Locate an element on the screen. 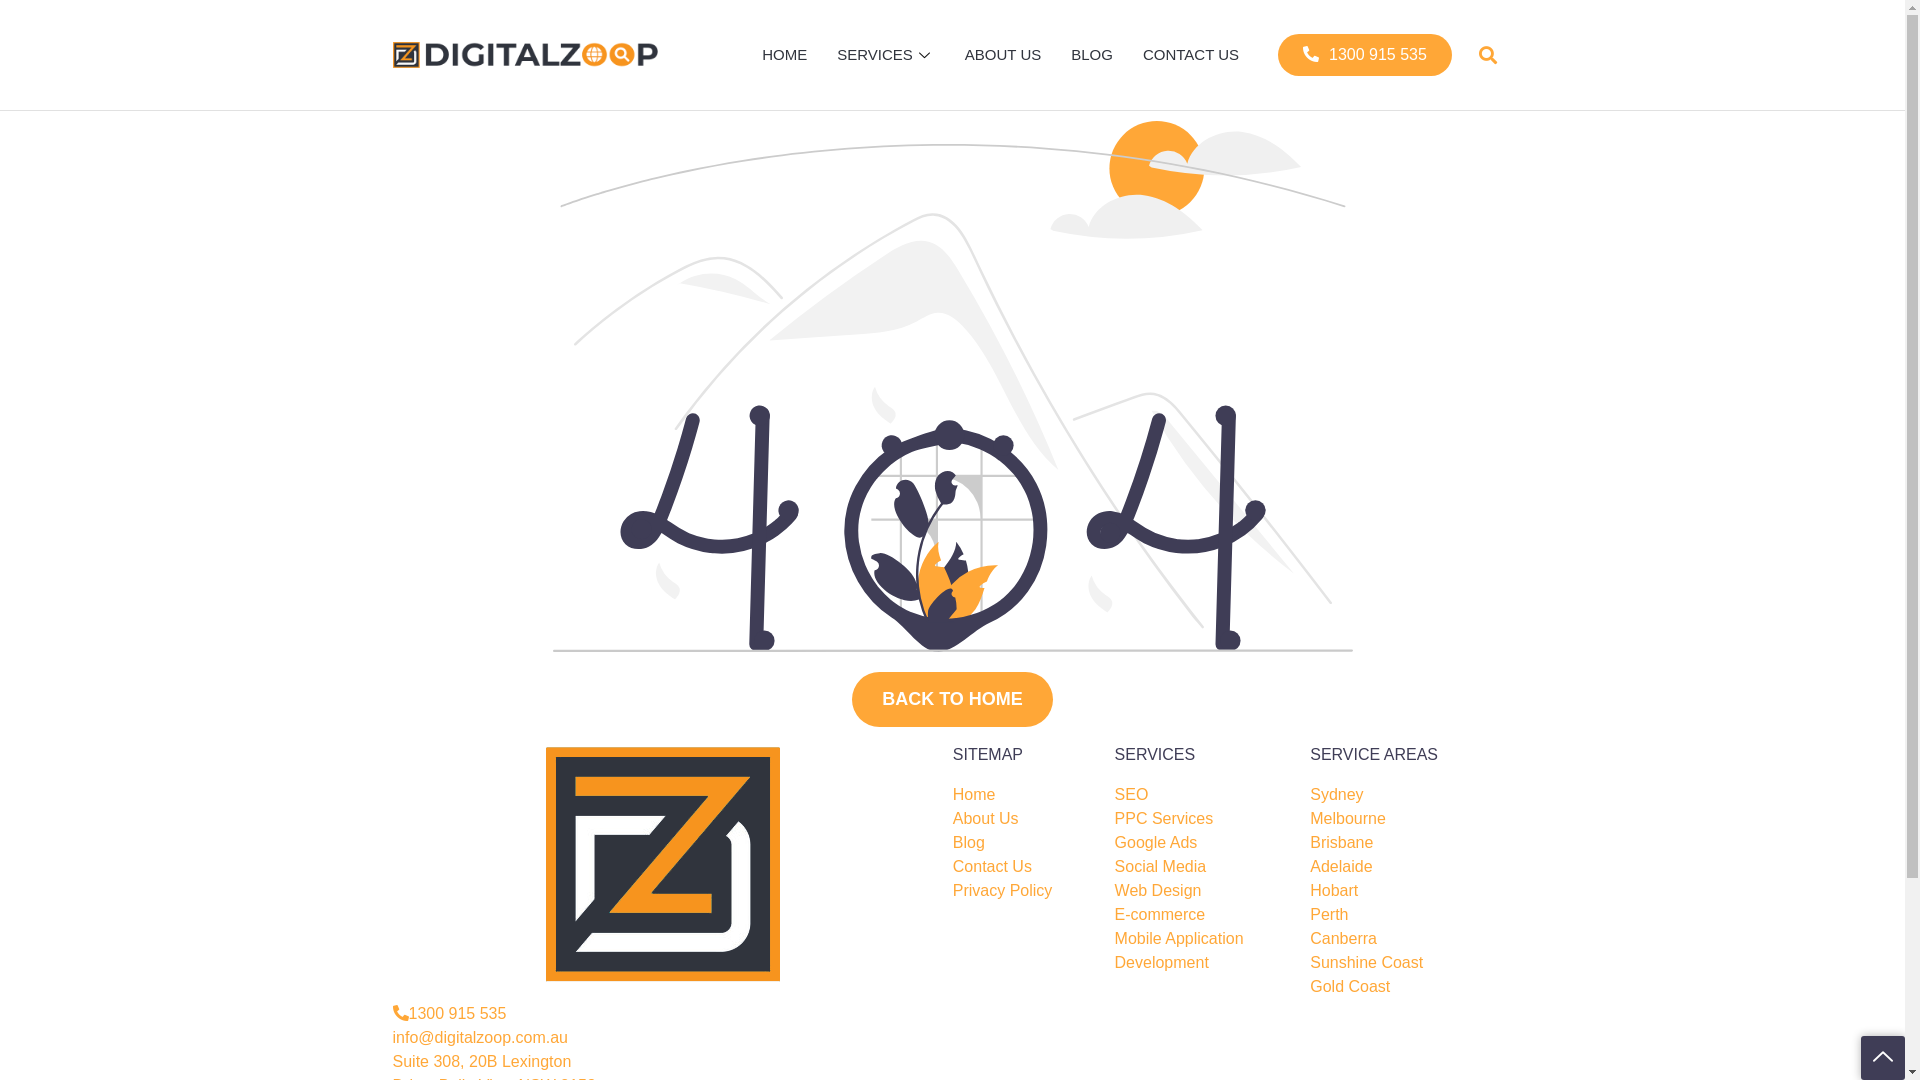 The height and width of the screenshot is (1080, 1920). 'Melbourne' is located at coordinates (1348, 818).